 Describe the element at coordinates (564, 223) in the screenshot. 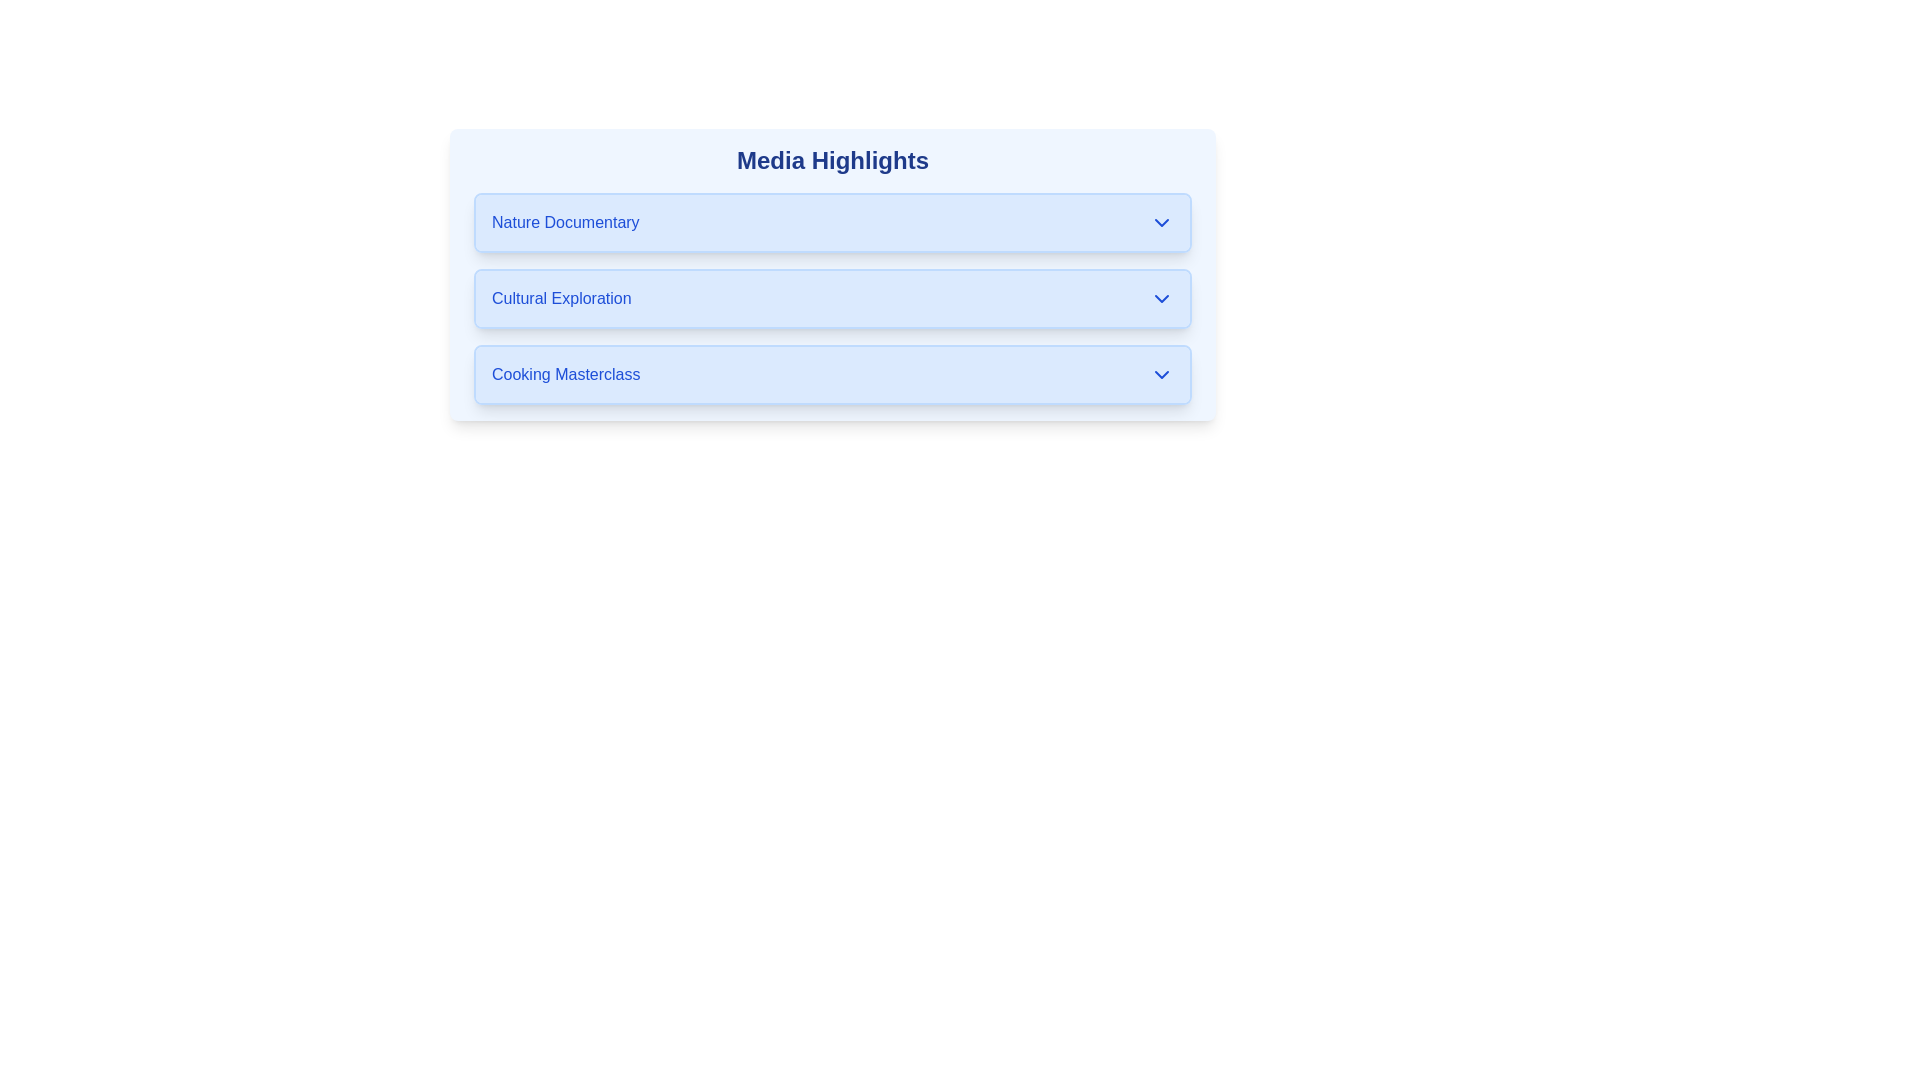

I see `the 'Nature Documentary' label, which is a blue text label with medium weight font, positioned at the top of the theme panels` at that location.